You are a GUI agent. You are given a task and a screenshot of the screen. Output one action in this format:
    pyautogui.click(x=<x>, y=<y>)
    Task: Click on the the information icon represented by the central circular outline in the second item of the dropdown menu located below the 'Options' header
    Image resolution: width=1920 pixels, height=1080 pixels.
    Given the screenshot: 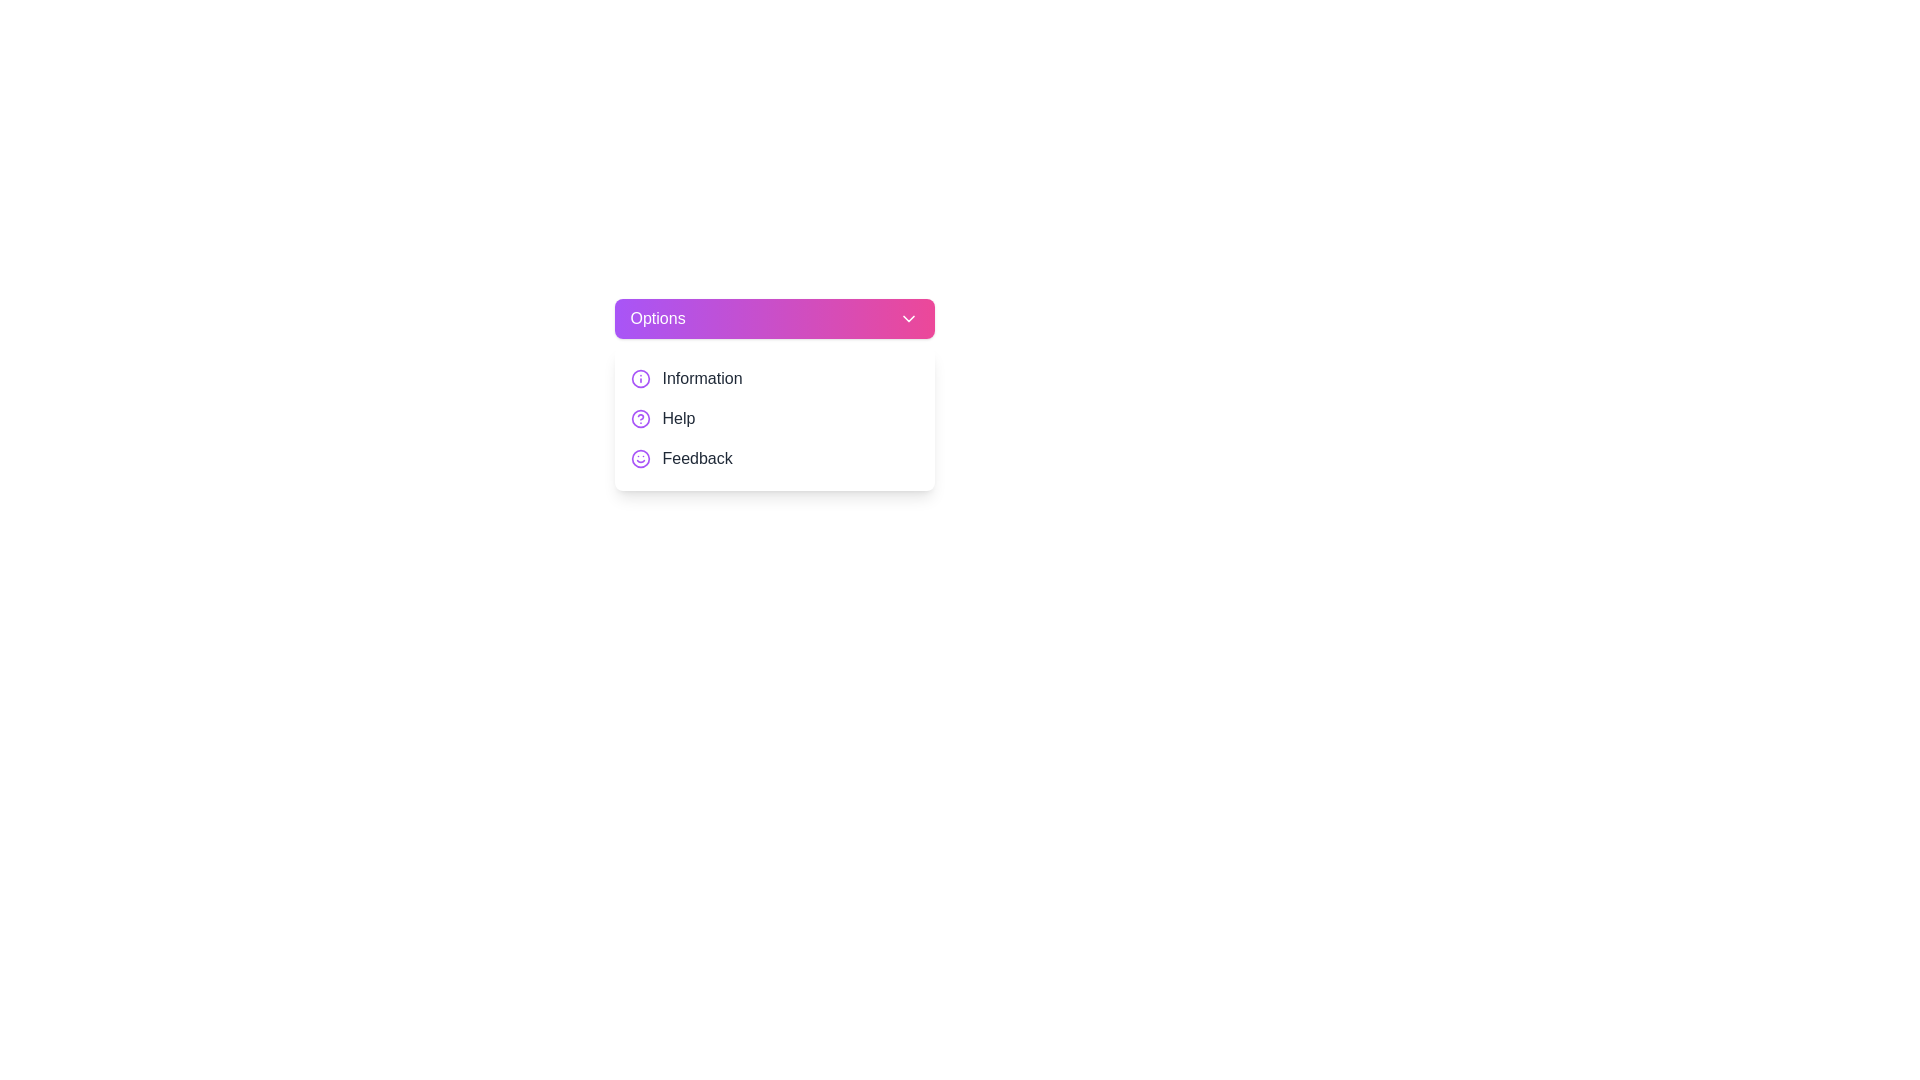 What is the action you would take?
    pyautogui.click(x=640, y=378)
    